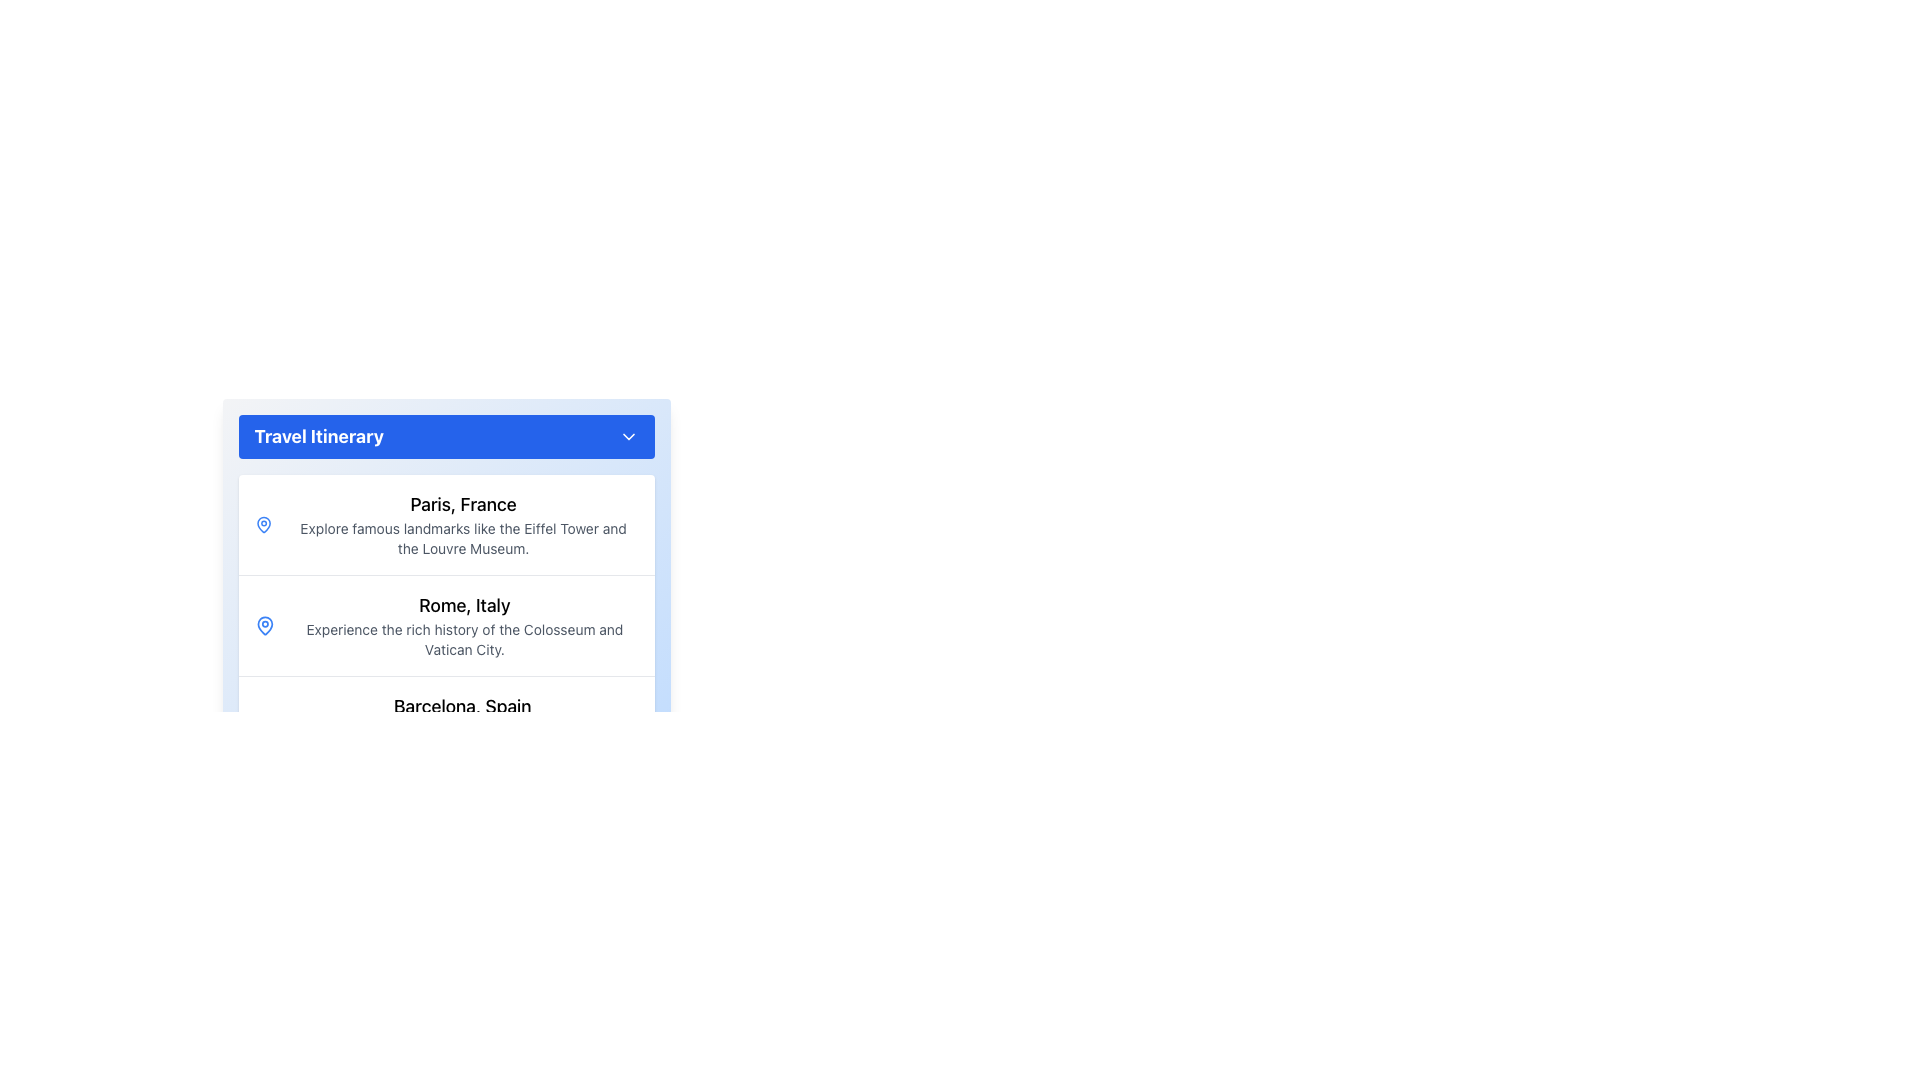 The width and height of the screenshot is (1920, 1080). Describe the element at coordinates (445, 595) in the screenshot. I see `the itinerary section describing 'Rome, Italy'` at that location.